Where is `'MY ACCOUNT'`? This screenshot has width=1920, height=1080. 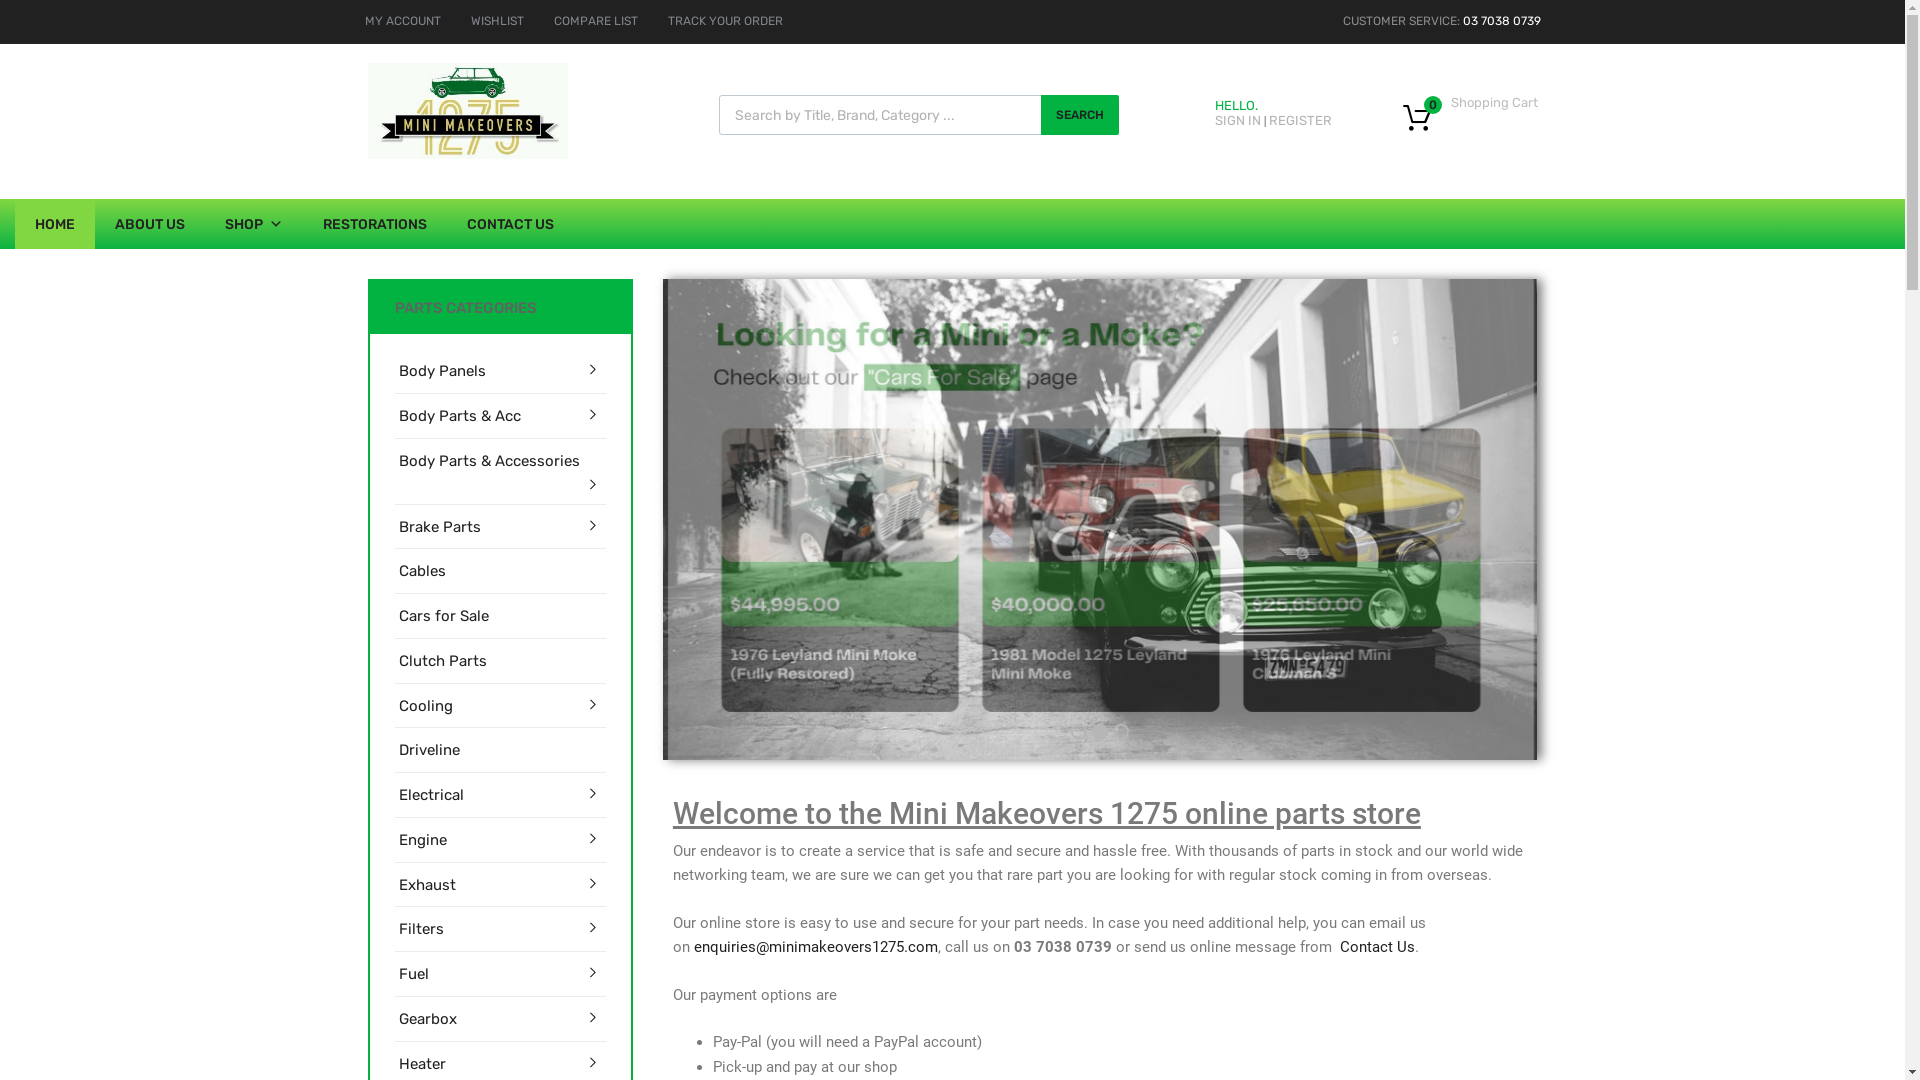
'MY ACCOUNT' is located at coordinates (401, 20).